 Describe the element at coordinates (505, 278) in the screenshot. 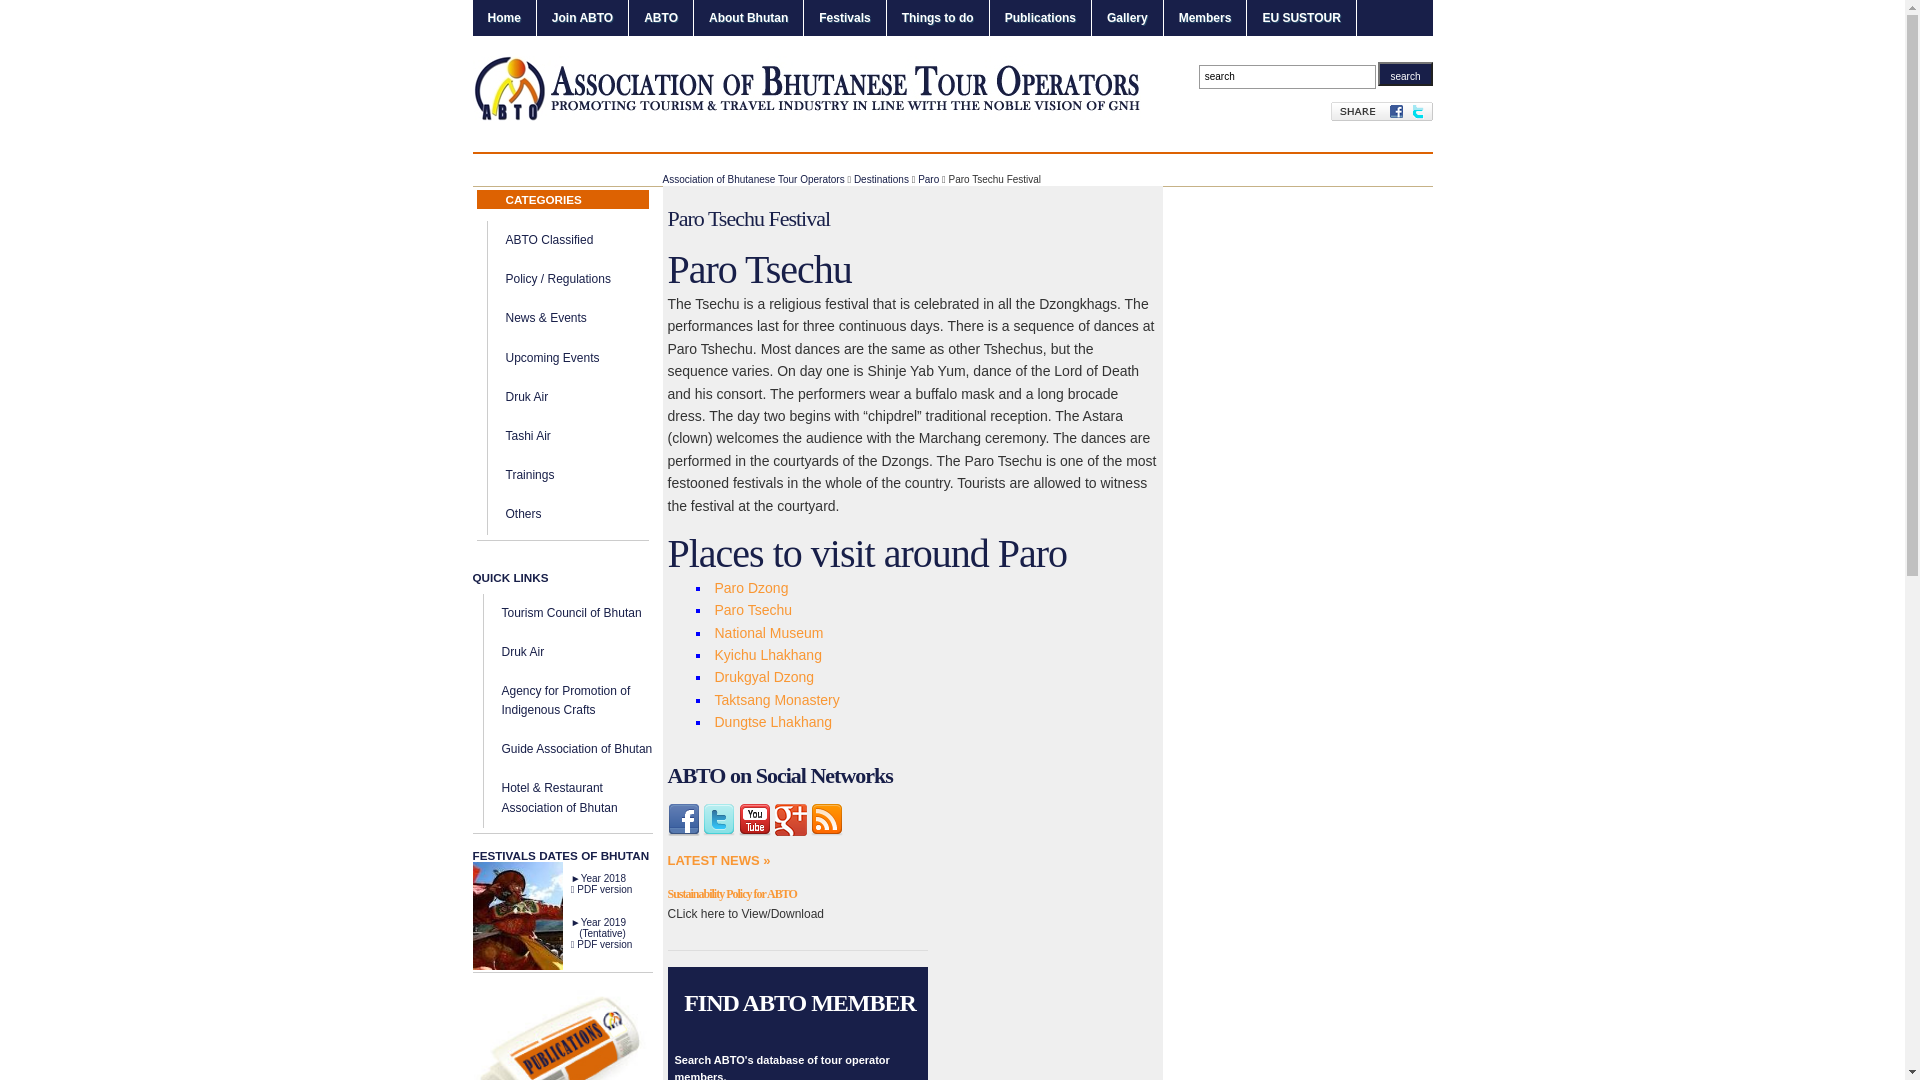

I see `'Policy / Regulations'` at that location.